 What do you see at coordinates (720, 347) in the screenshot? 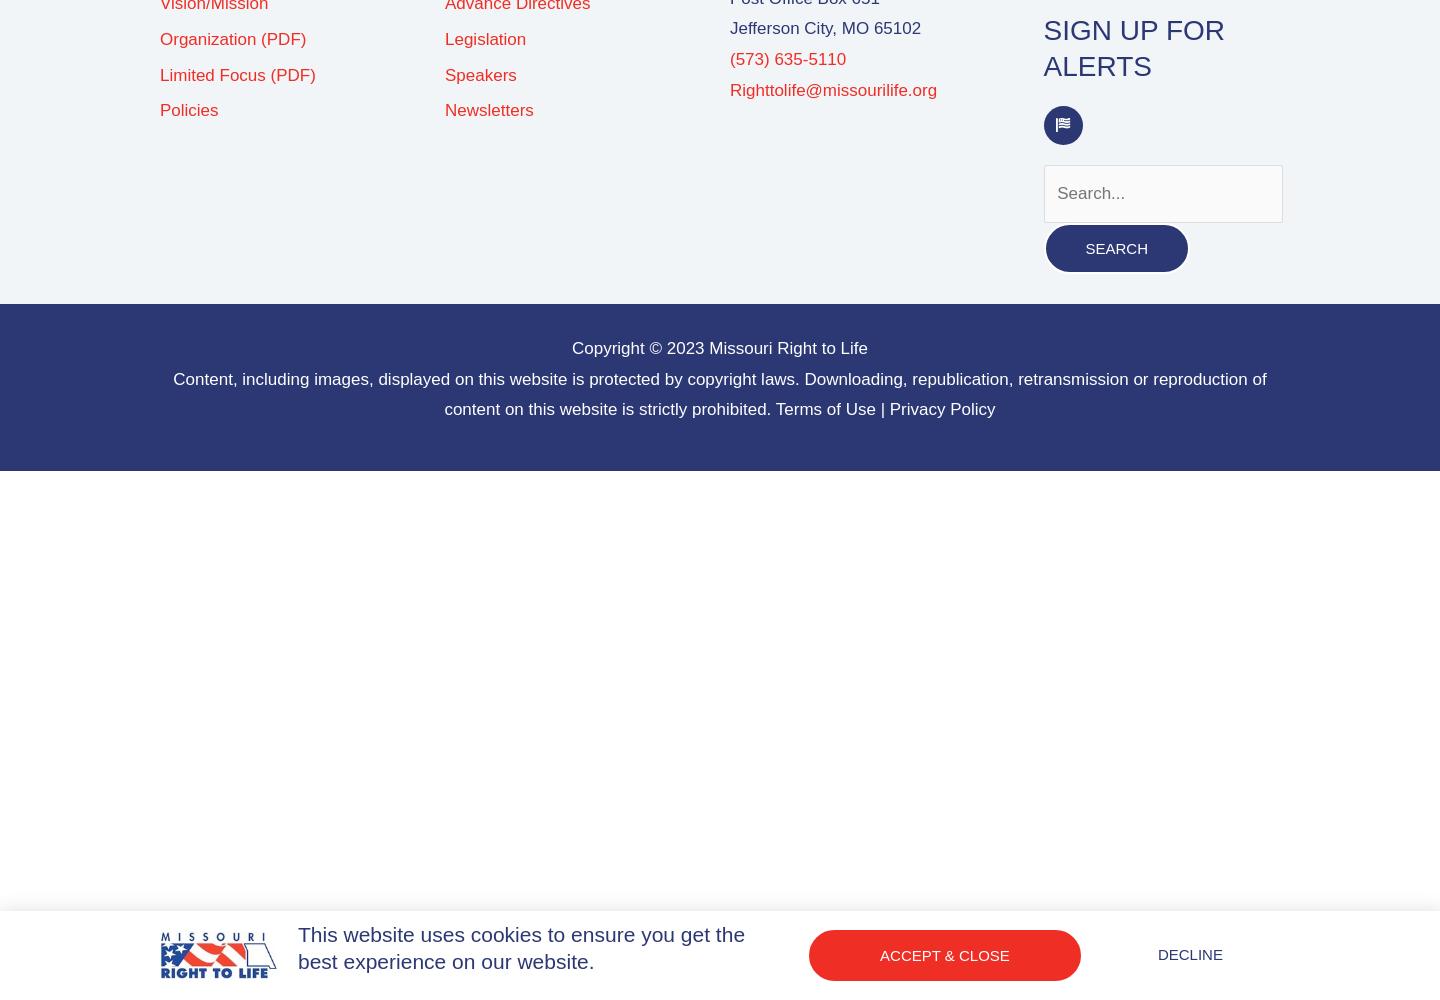
I see `'Copyright © 2023 Missouri Right to Life'` at bounding box center [720, 347].